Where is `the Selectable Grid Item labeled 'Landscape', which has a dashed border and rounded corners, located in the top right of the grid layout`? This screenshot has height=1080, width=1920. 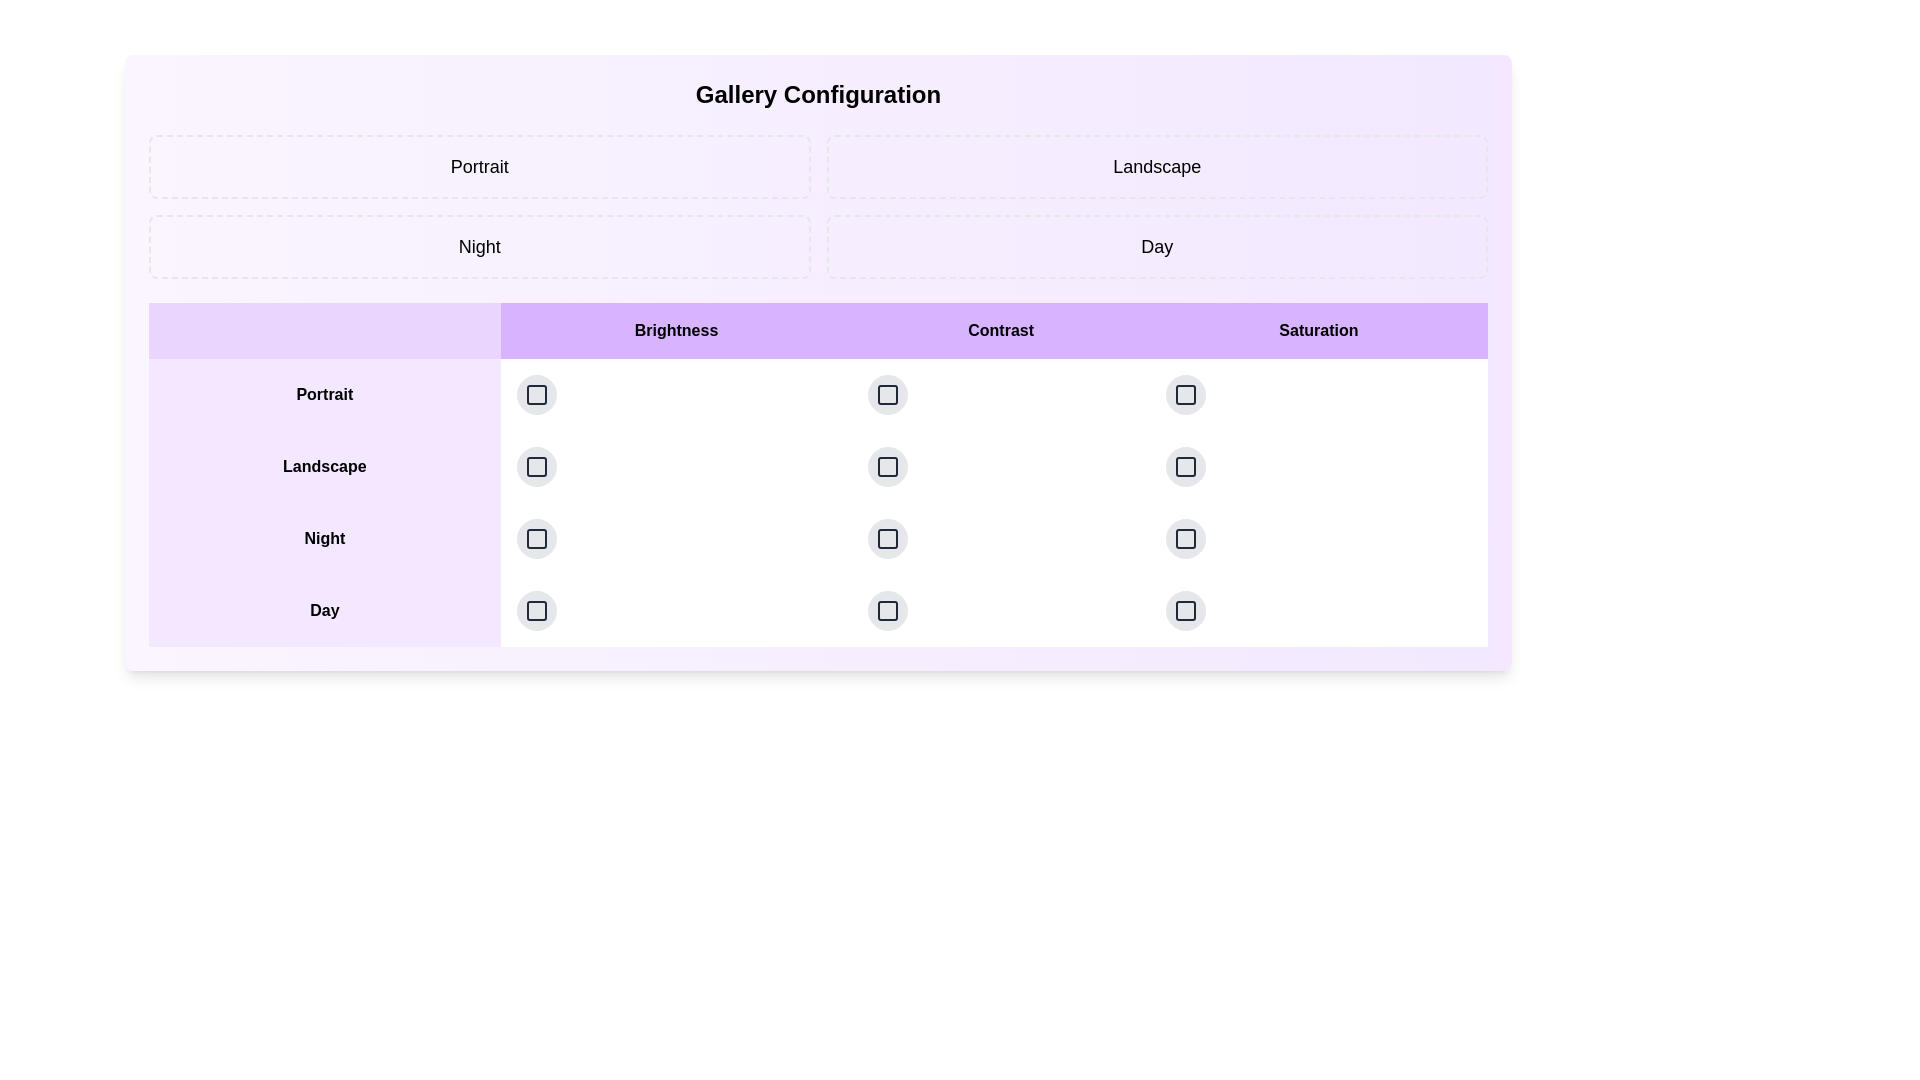 the Selectable Grid Item labeled 'Landscape', which has a dashed border and rounded corners, located in the top right of the grid layout is located at coordinates (1157, 165).